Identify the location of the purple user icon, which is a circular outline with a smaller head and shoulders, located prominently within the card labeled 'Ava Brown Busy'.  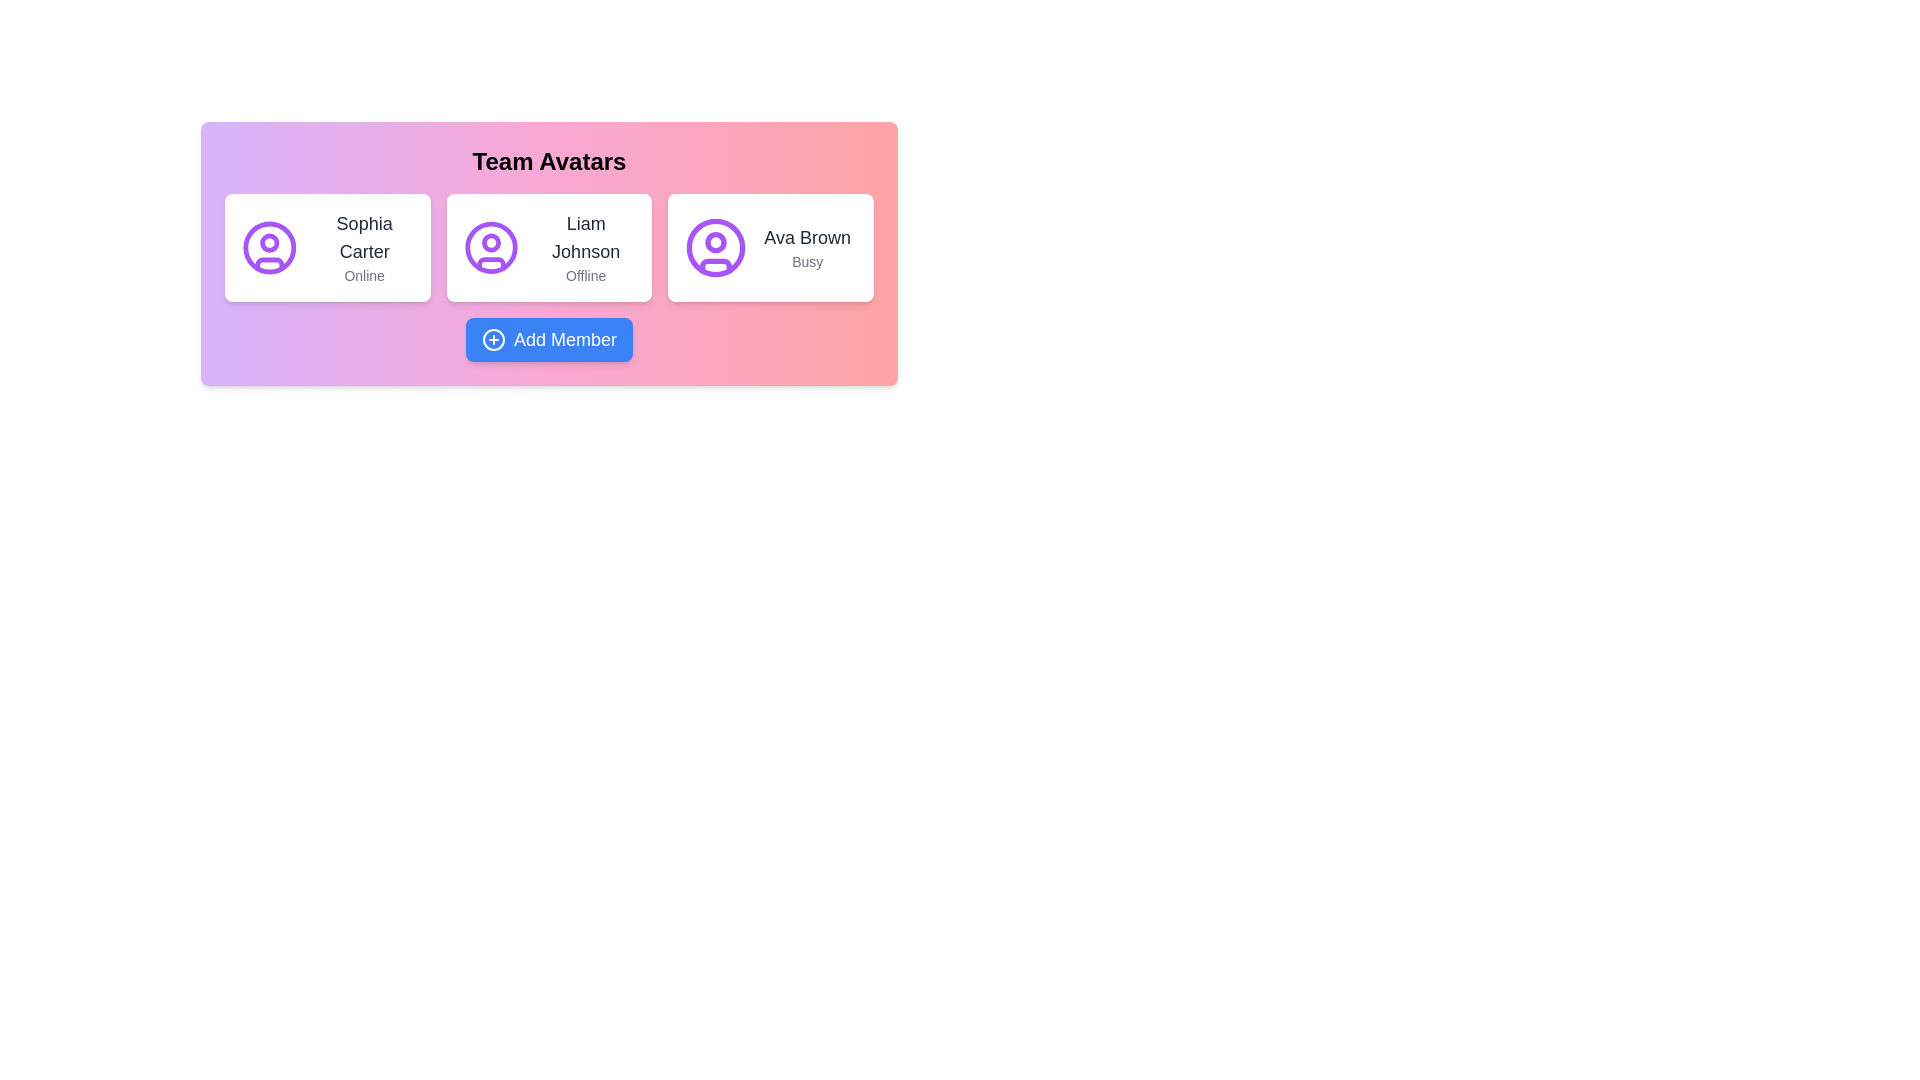
(716, 246).